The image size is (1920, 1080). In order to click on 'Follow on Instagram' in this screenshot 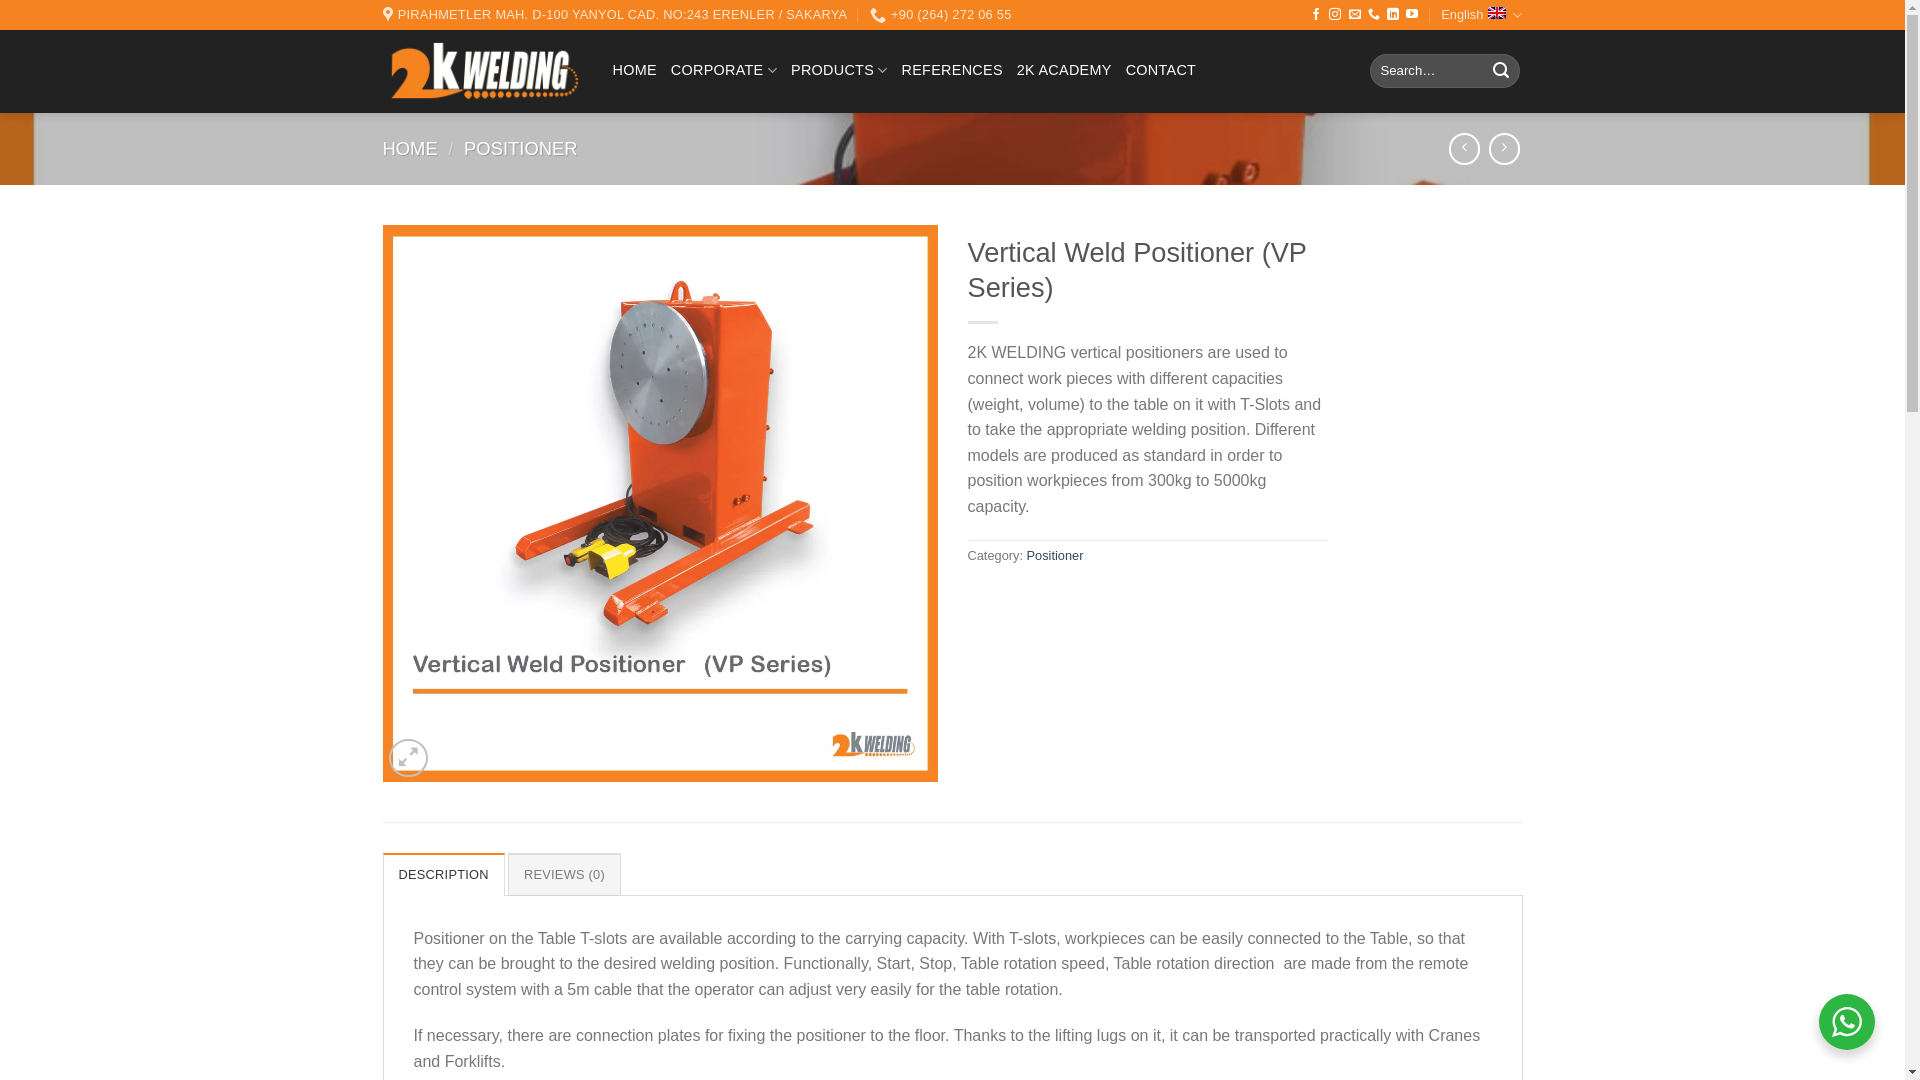, I will do `click(1334, 15)`.